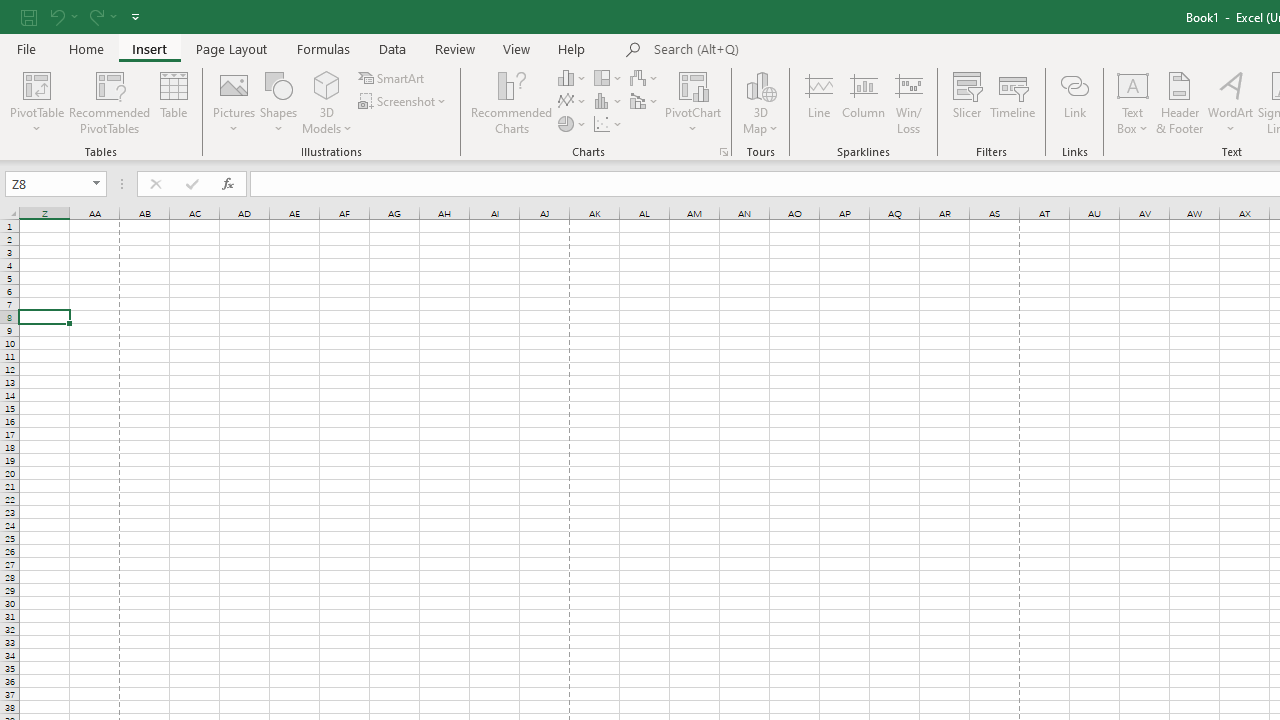 The width and height of the screenshot is (1280, 720). What do you see at coordinates (1229, 103) in the screenshot?
I see `'WordArt'` at bounding box center [1229, 103].